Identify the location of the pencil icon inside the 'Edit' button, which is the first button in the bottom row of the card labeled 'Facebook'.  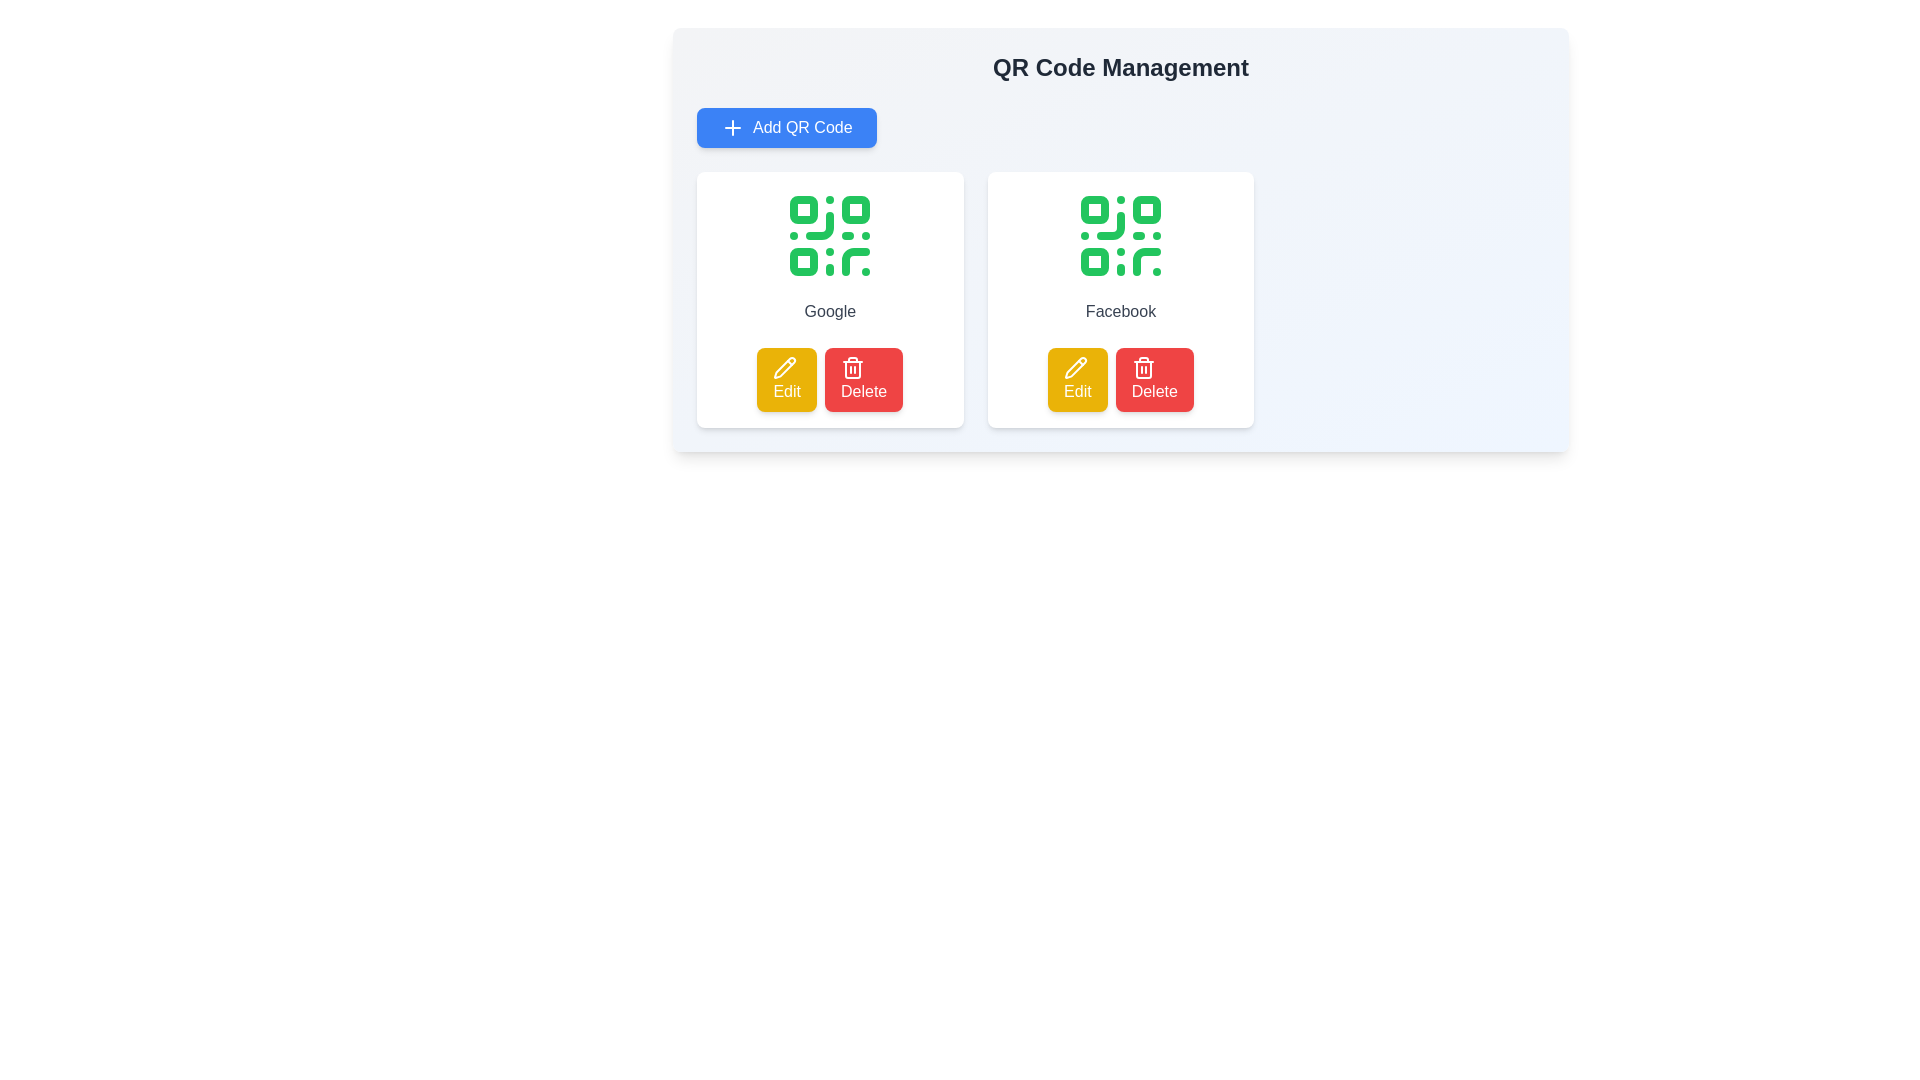
(1075, 367).